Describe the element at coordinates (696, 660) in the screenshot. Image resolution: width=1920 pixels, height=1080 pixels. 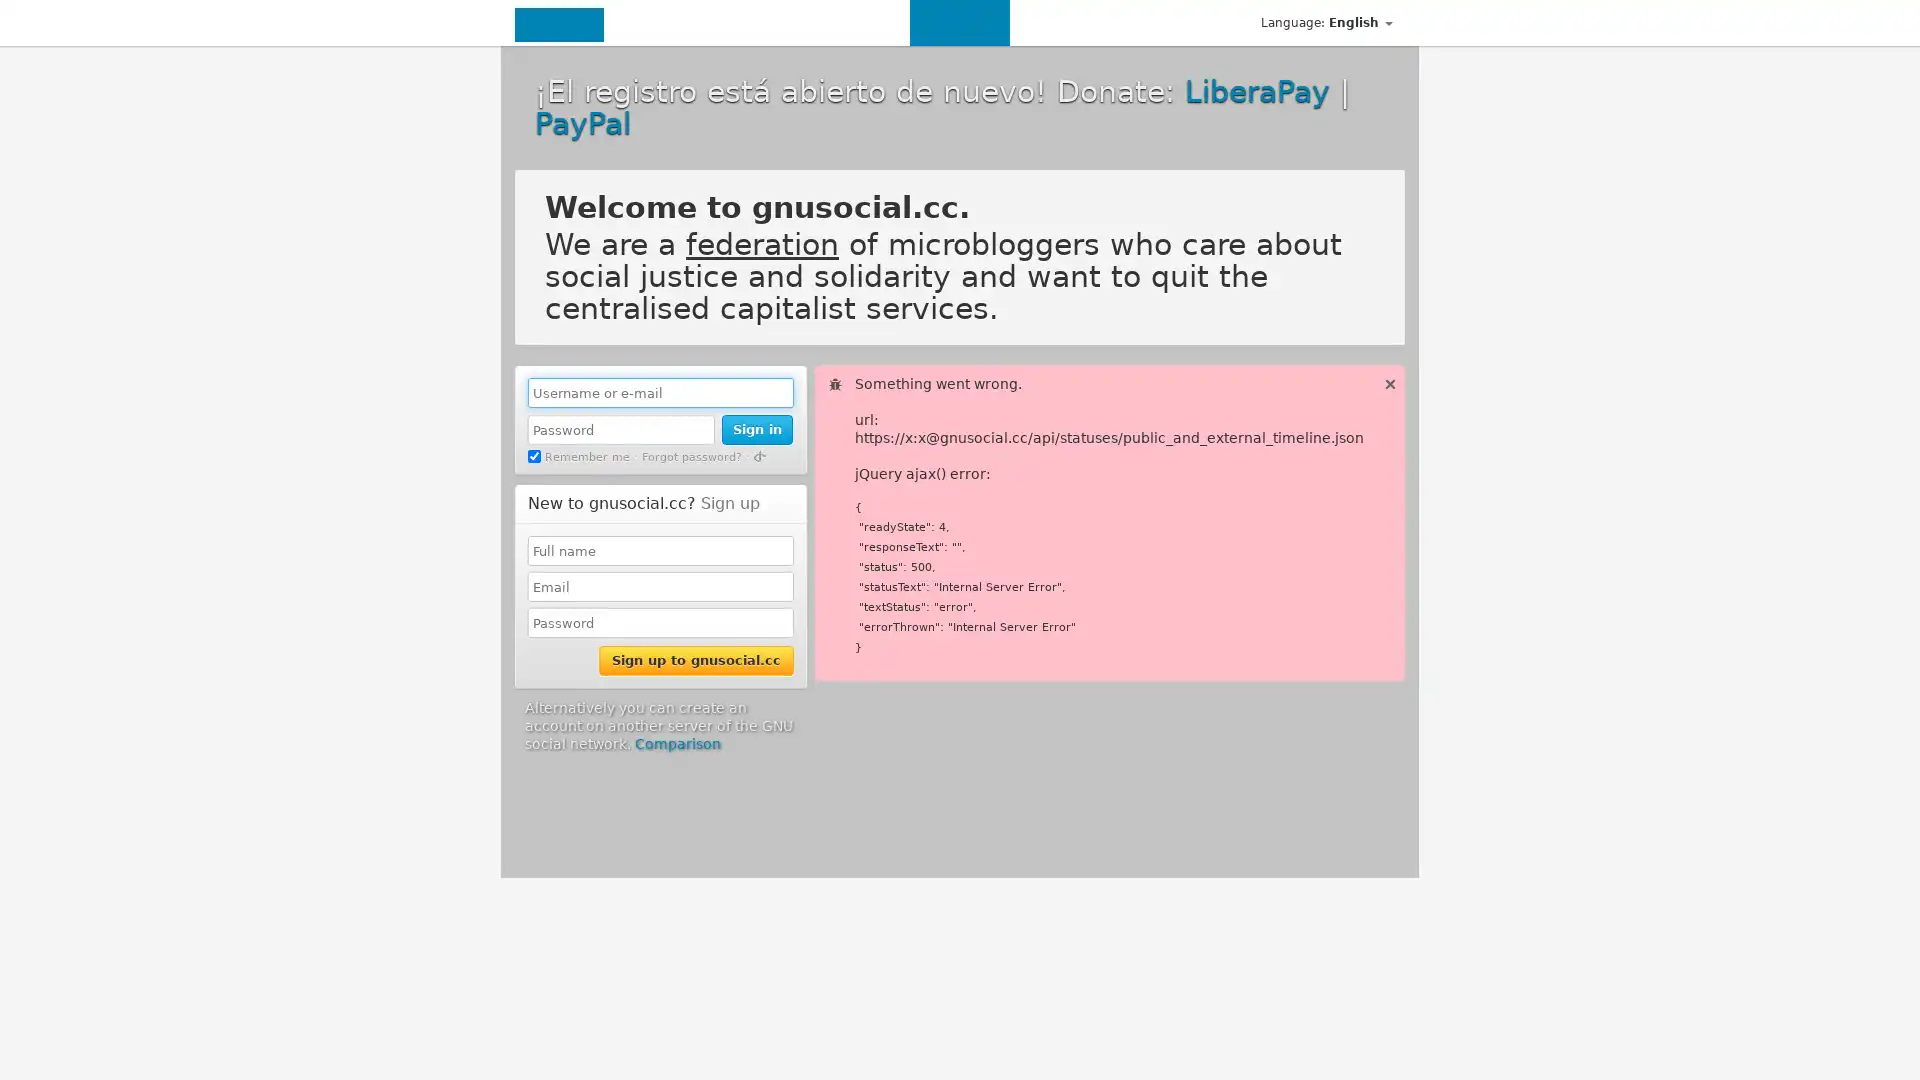
I see `Sign up to gnusocial.cc` at that location.